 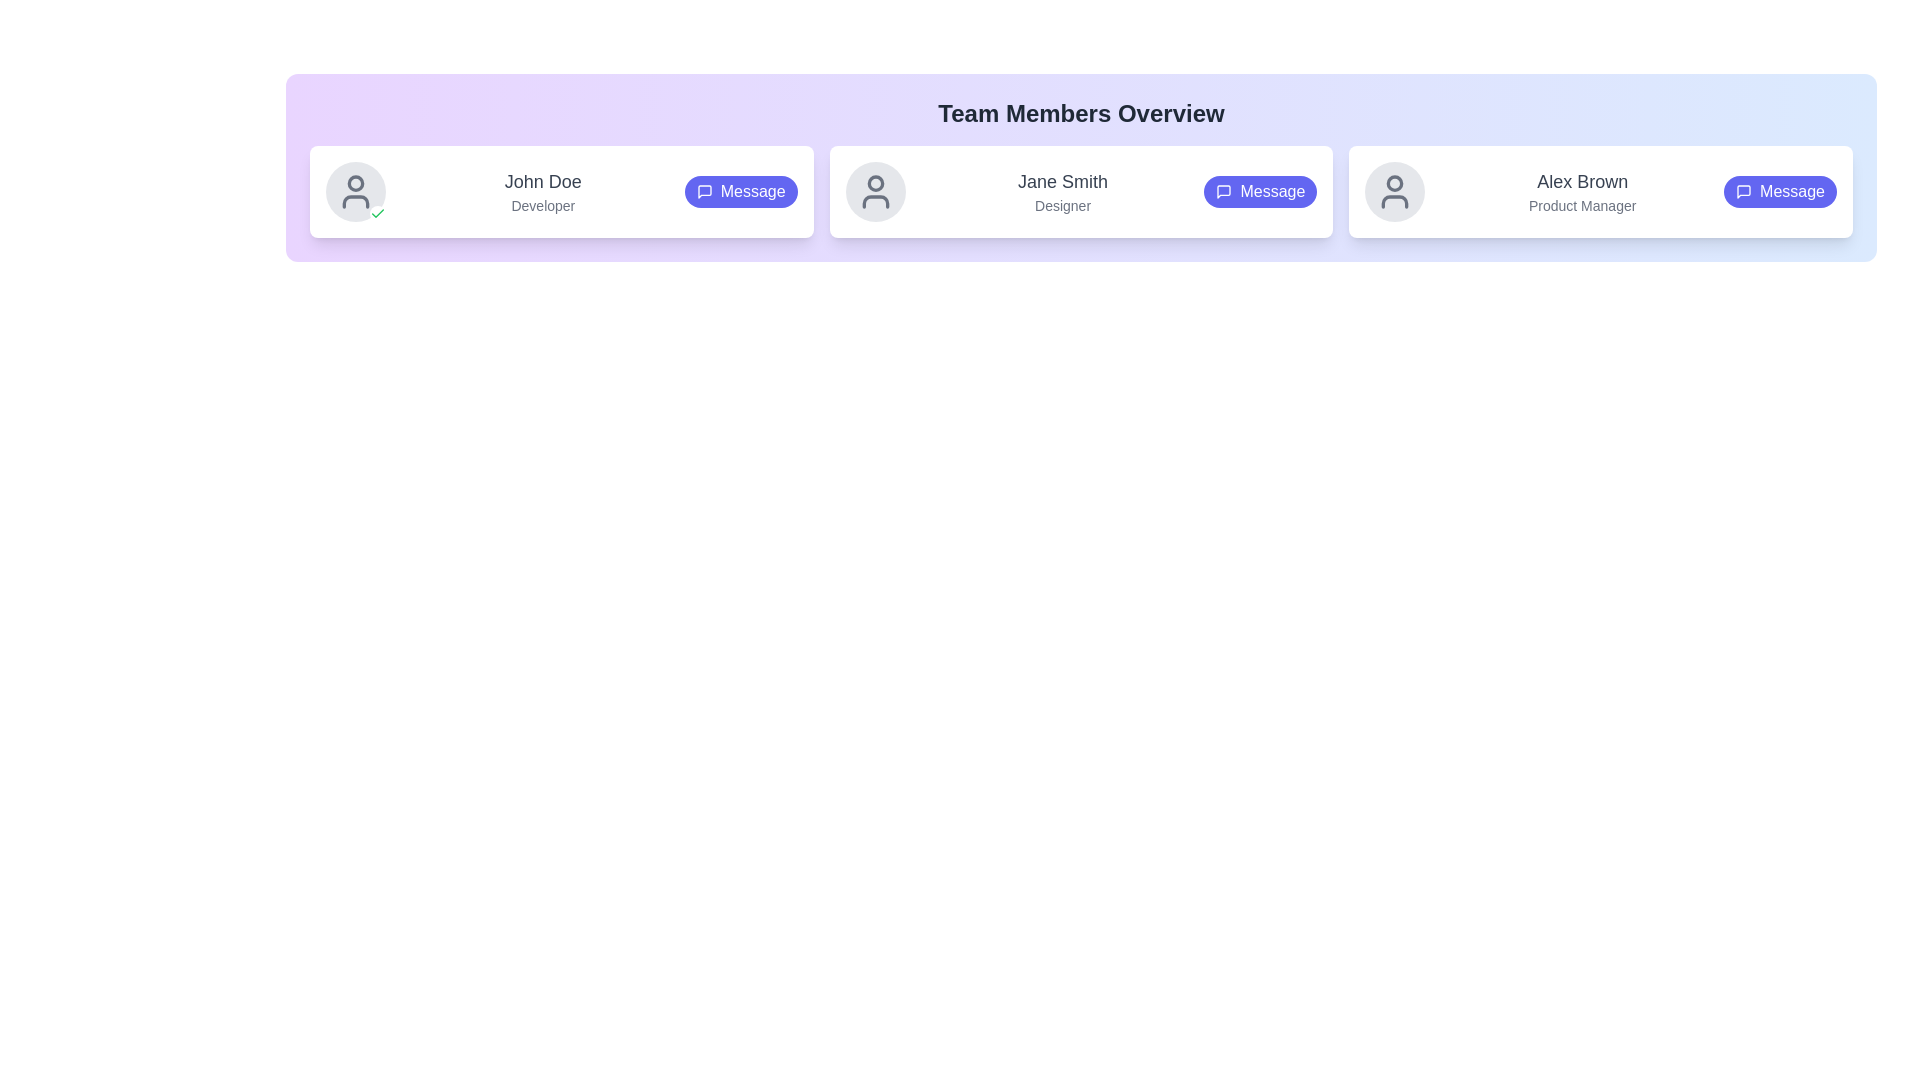 I want to click on the SVG Circle that represents the head of the user avatar for 'John Doe', located in the leftmost user card, so click(x=355, y=182).